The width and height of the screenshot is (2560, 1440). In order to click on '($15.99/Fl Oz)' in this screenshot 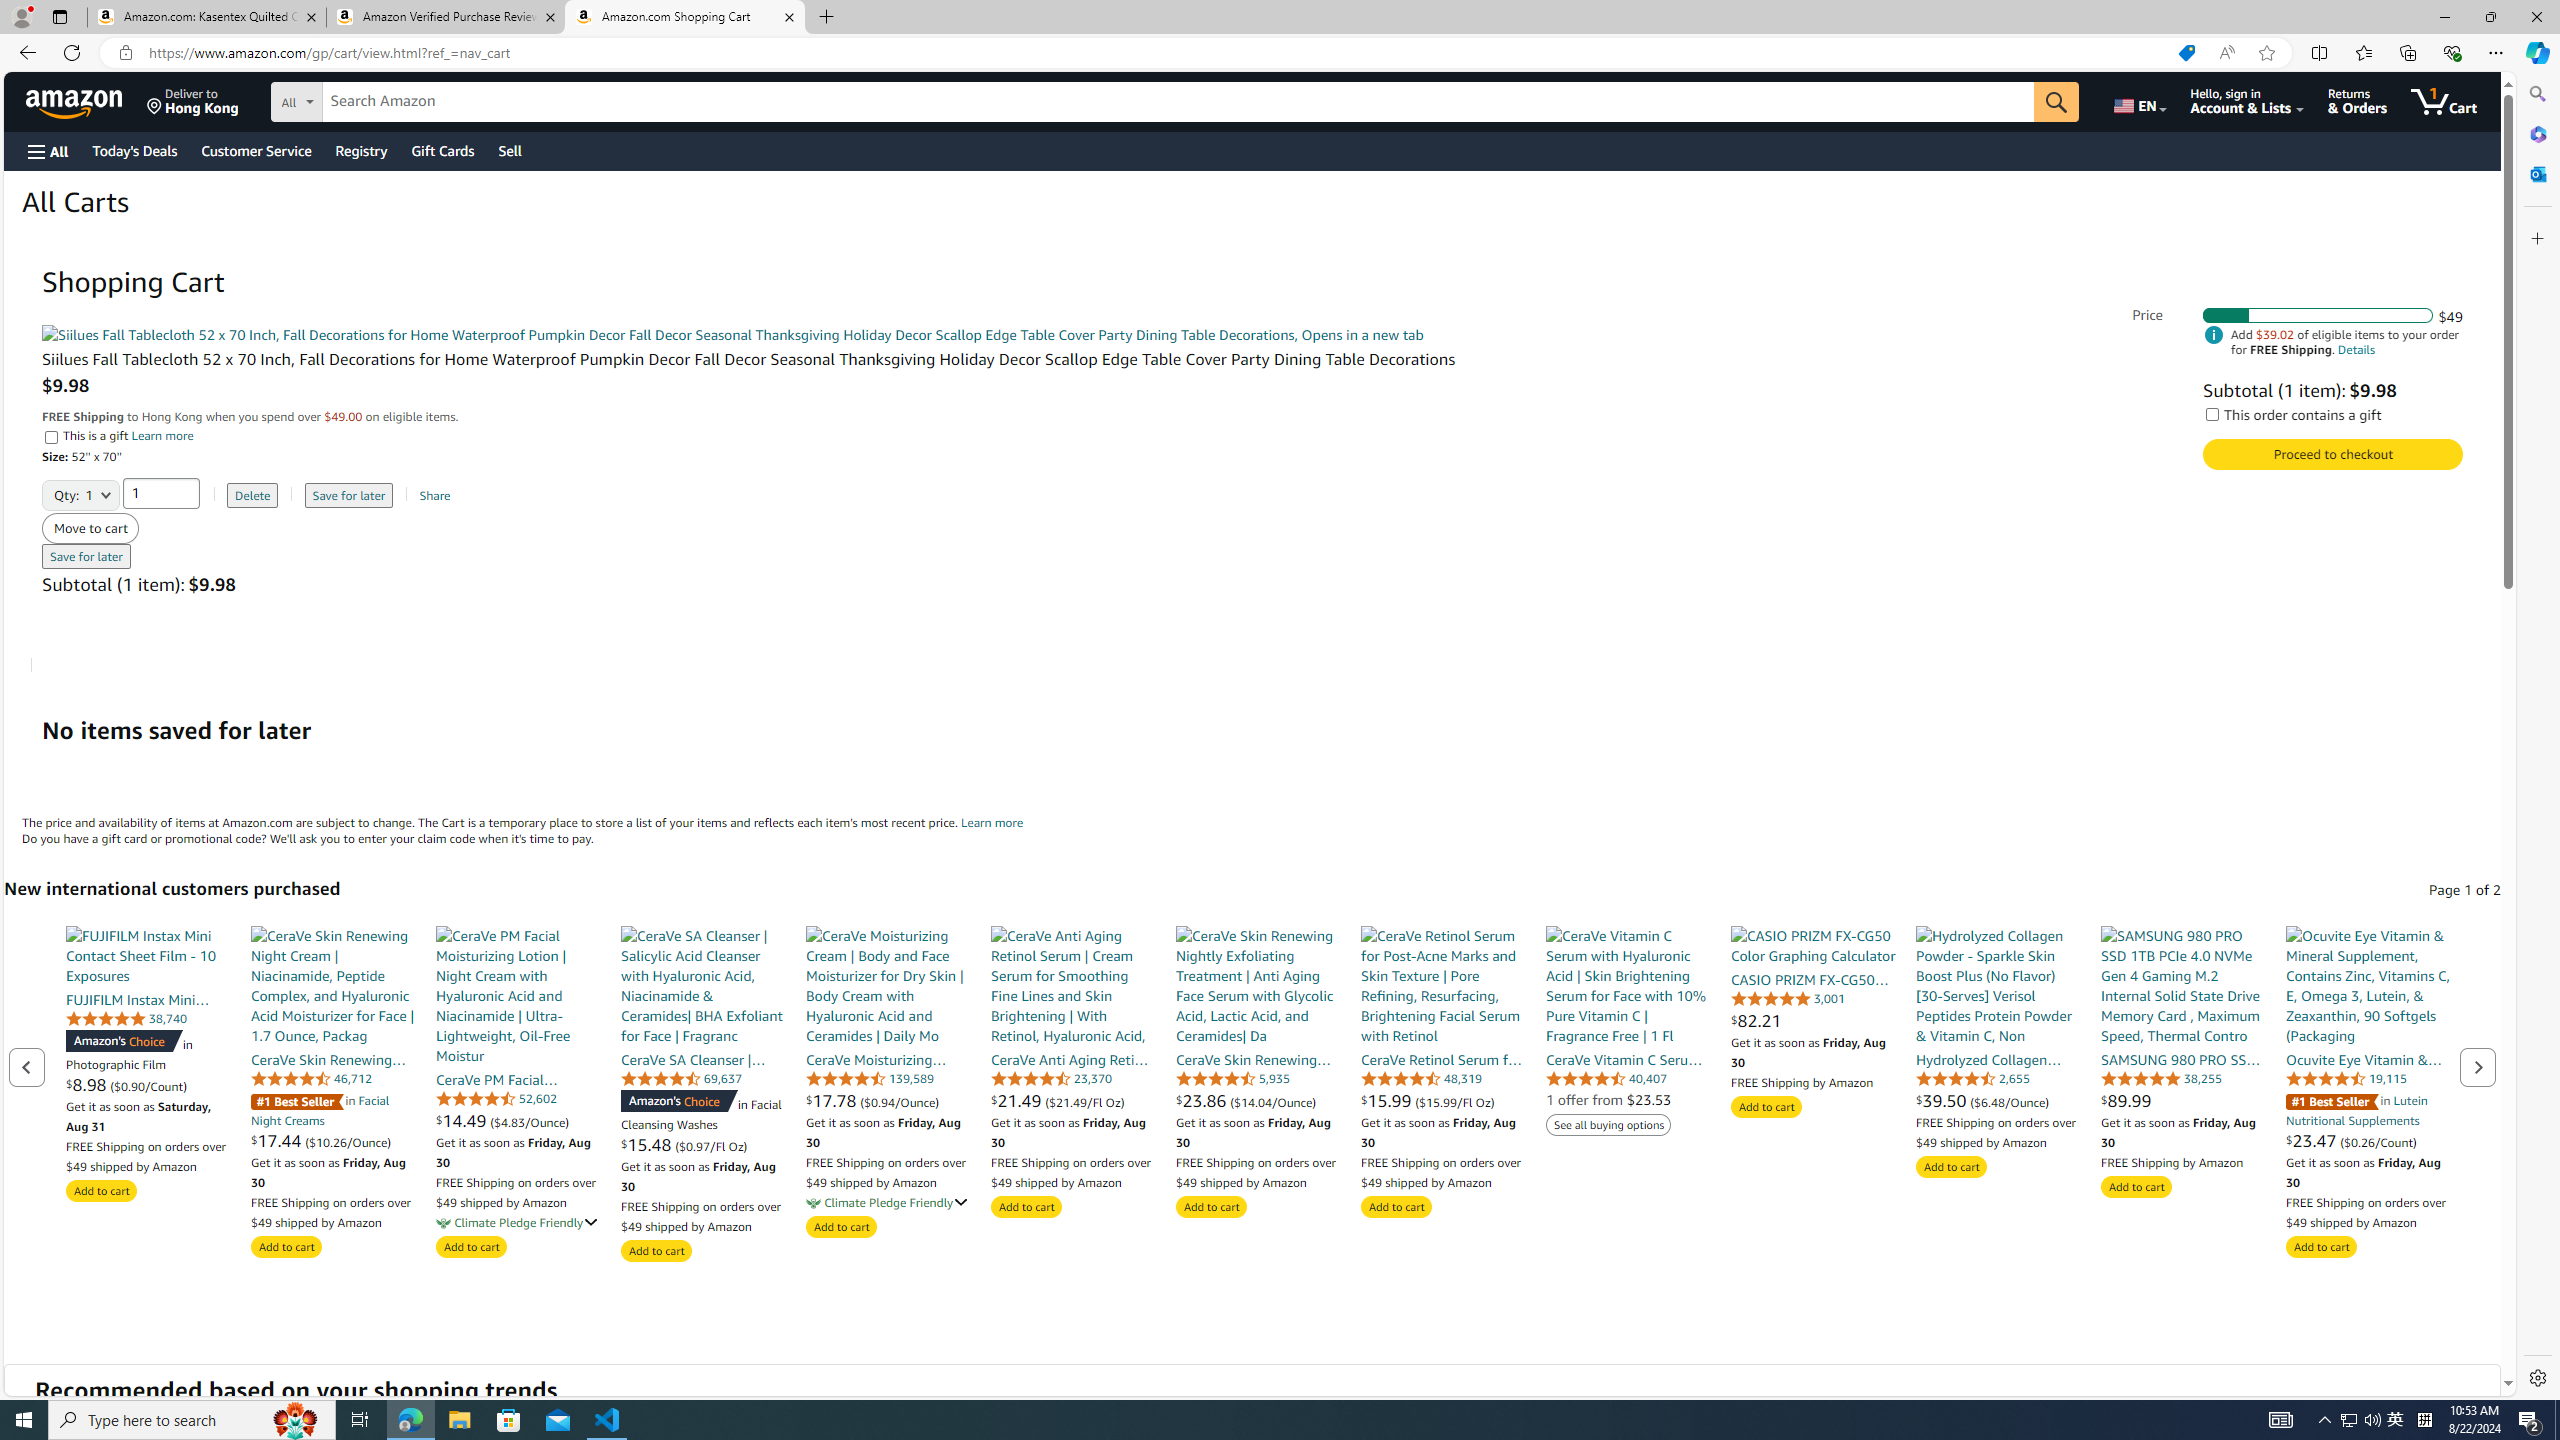, I will do `click(1455, 1100)`.